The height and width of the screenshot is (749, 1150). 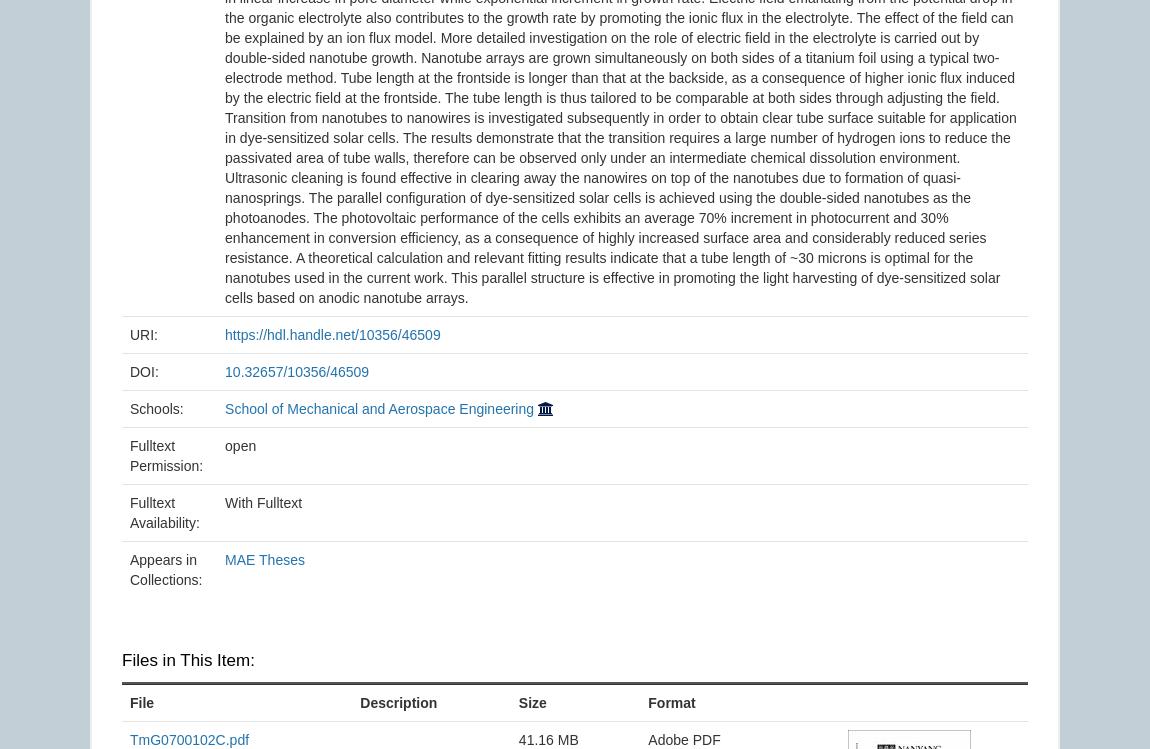 What do you see at coordinates (670, 700) in the screenshot?
I see `'Format'` at bounding box center [670, 700].